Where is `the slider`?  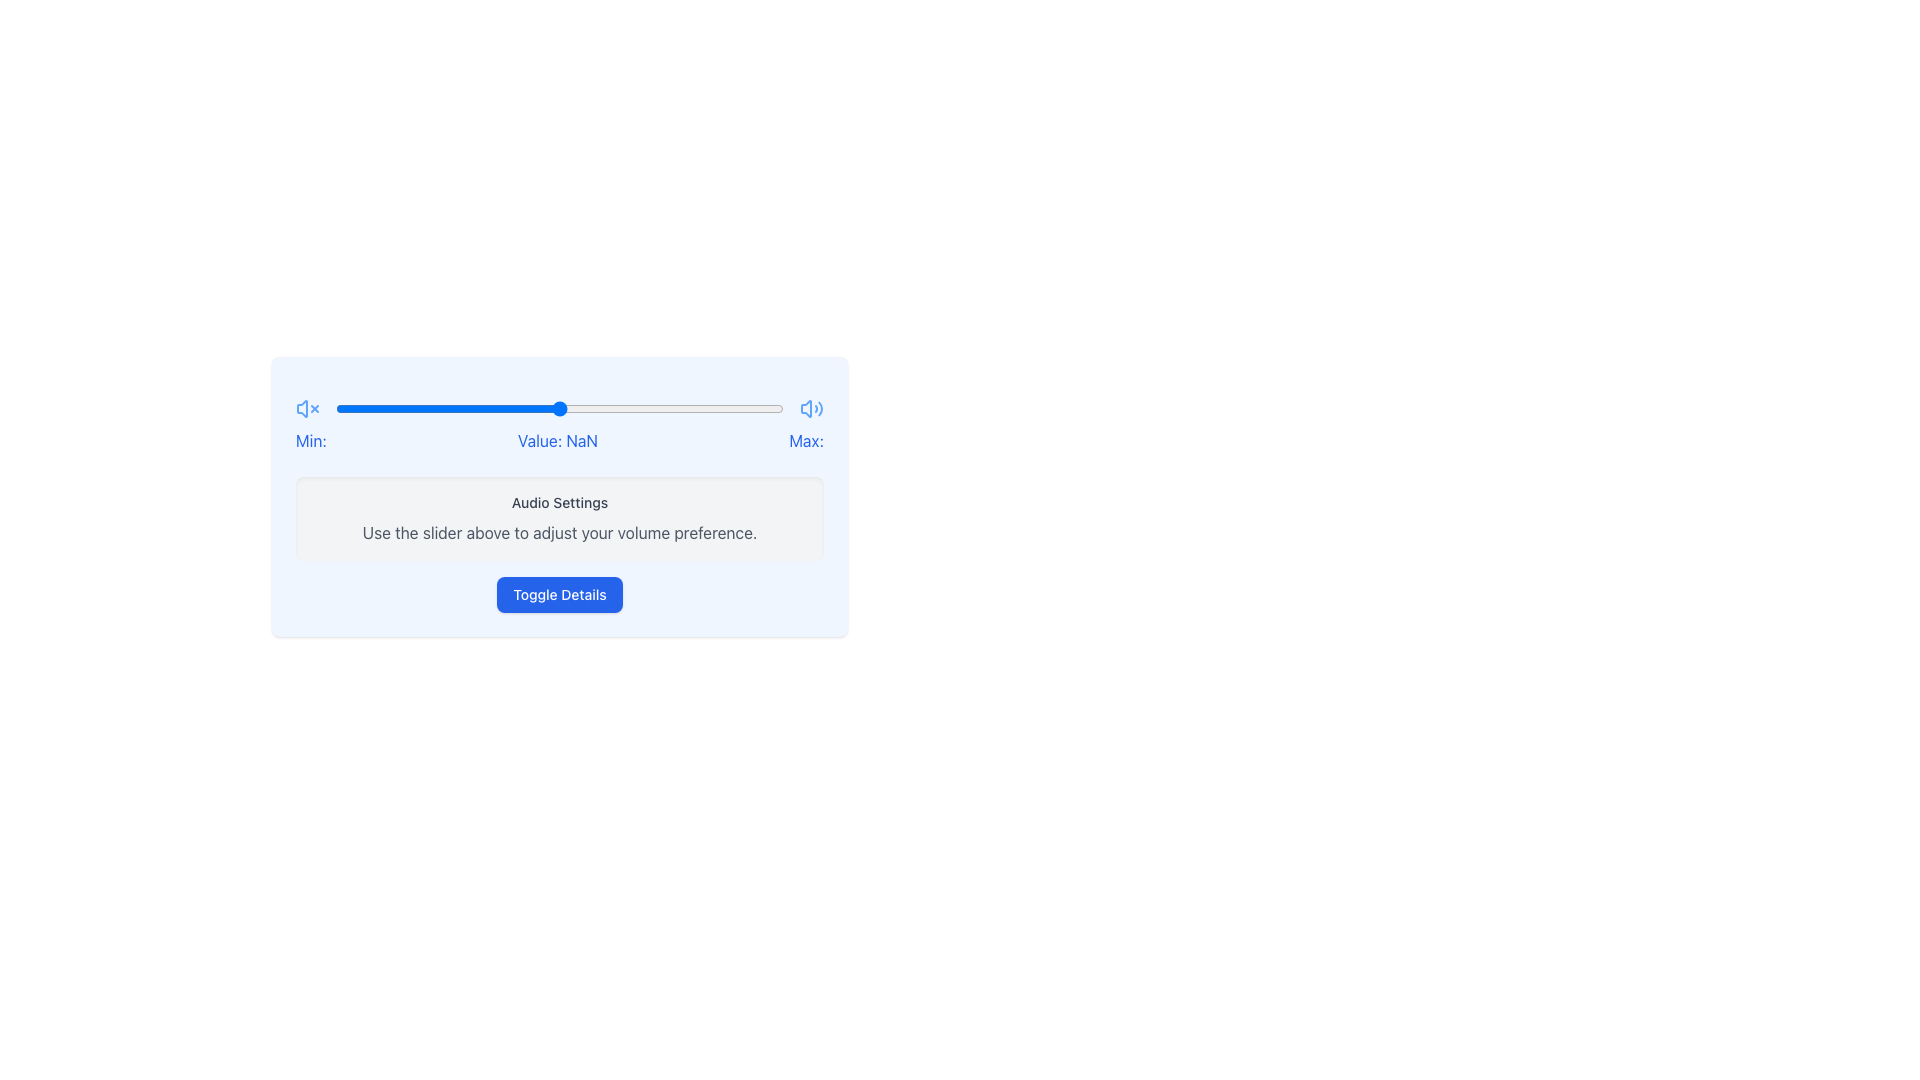 the slider is located at coordinates (594, 407).